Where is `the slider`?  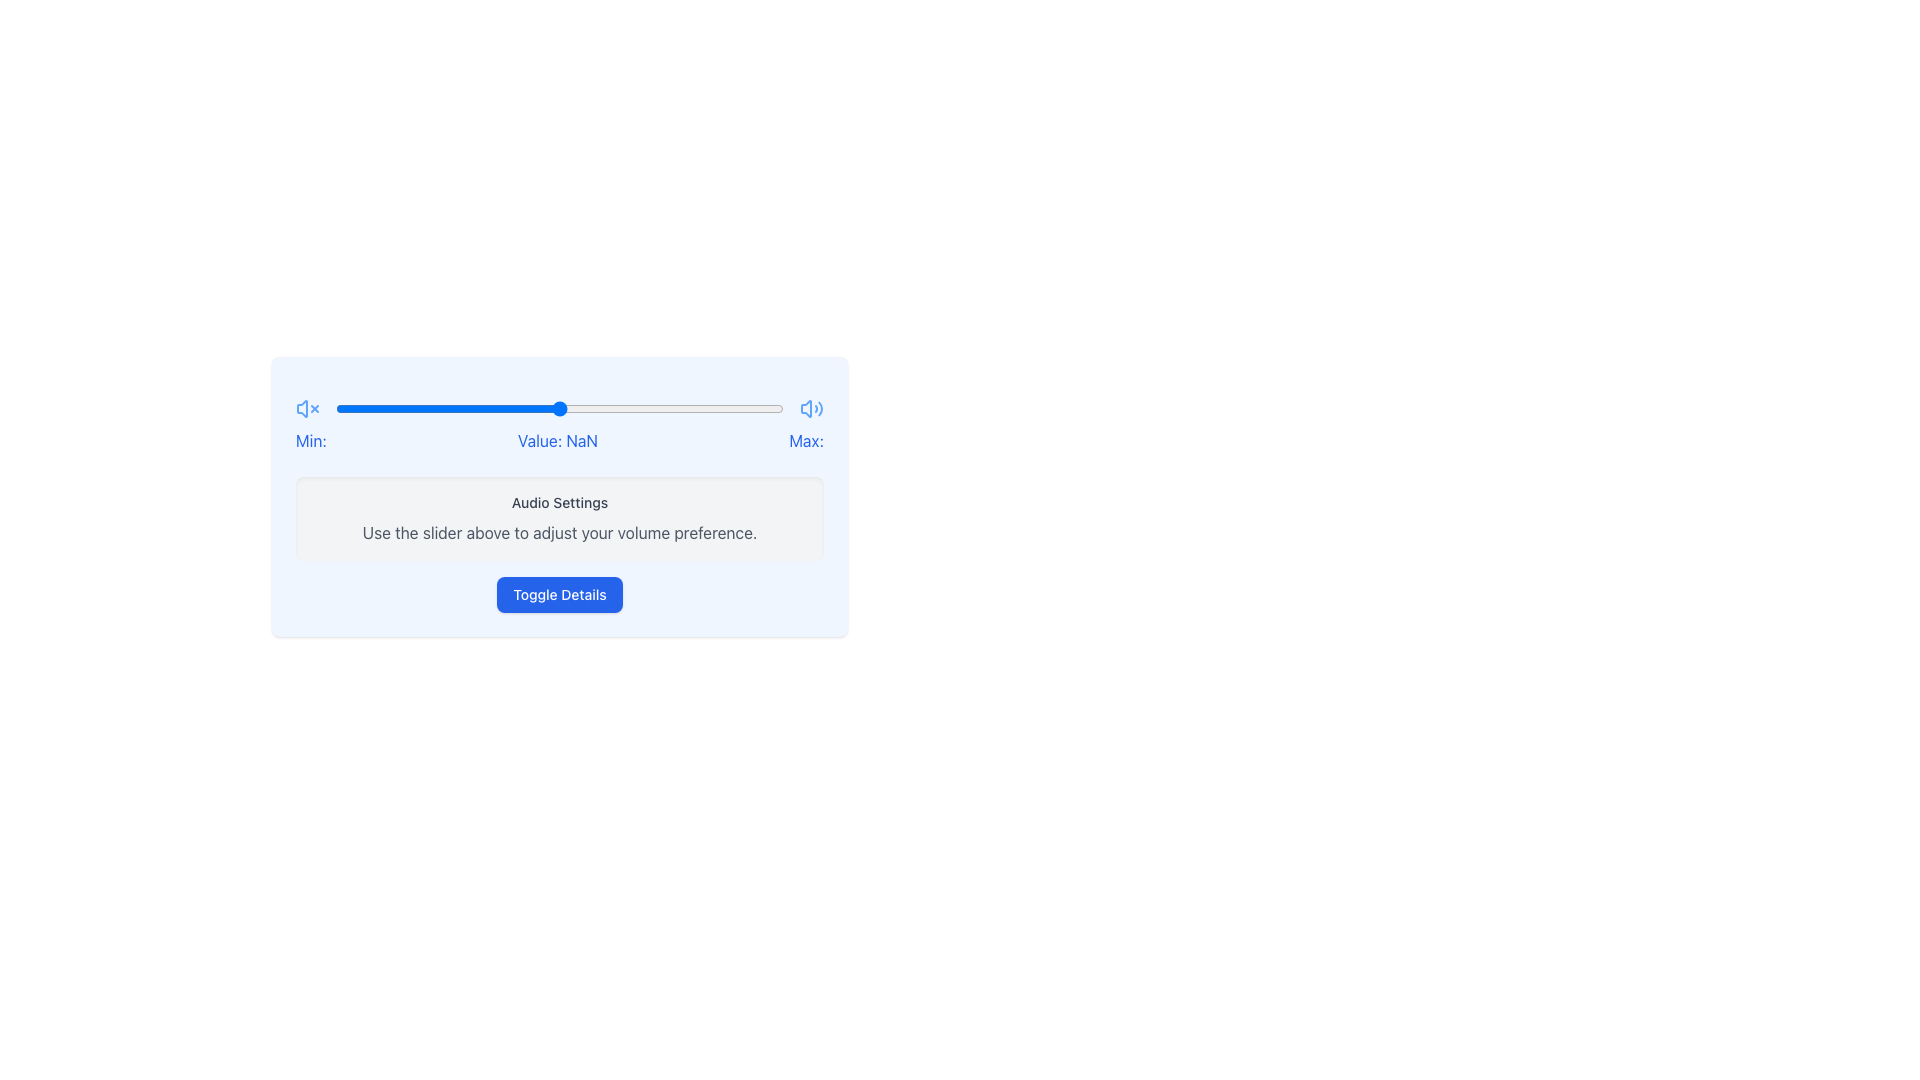 the slider is located at coordinates (594, 407).